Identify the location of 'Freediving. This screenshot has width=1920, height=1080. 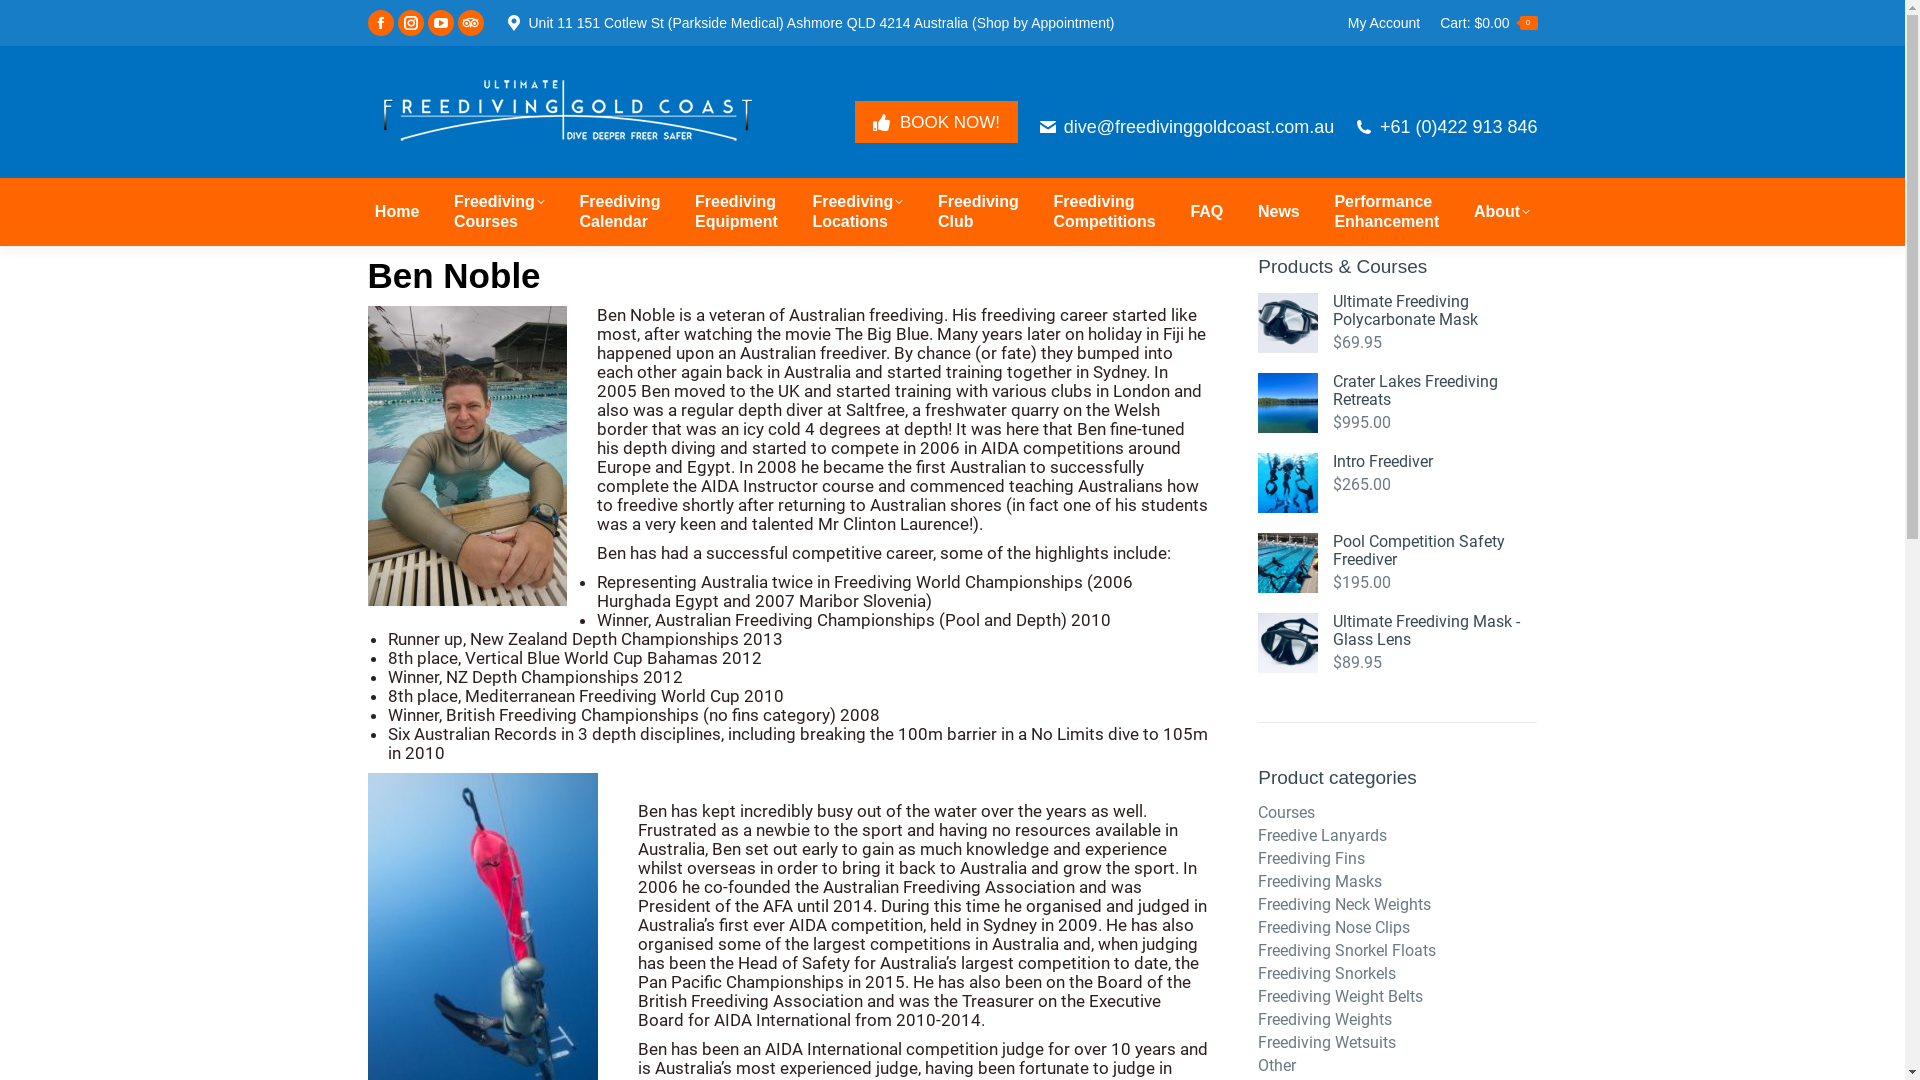
(499, 212).